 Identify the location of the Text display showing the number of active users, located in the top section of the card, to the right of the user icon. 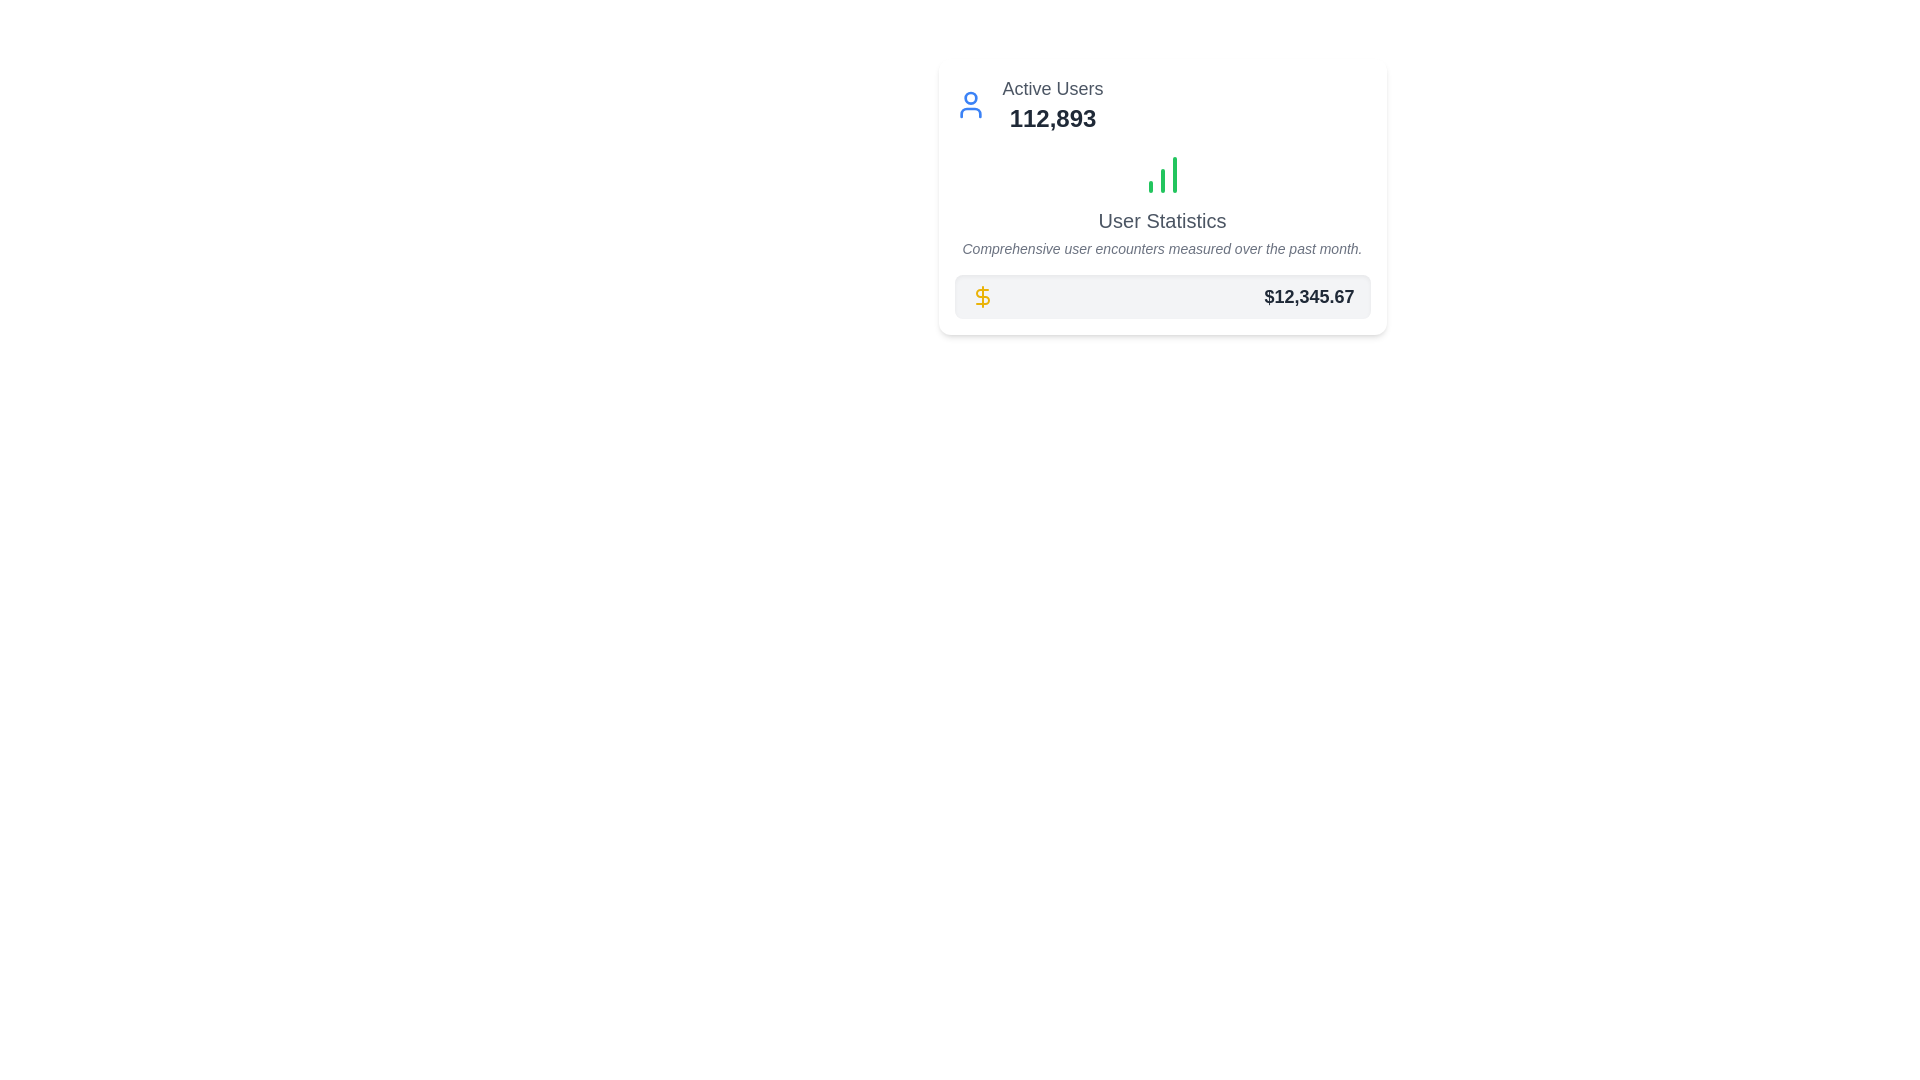
(1051, 104).